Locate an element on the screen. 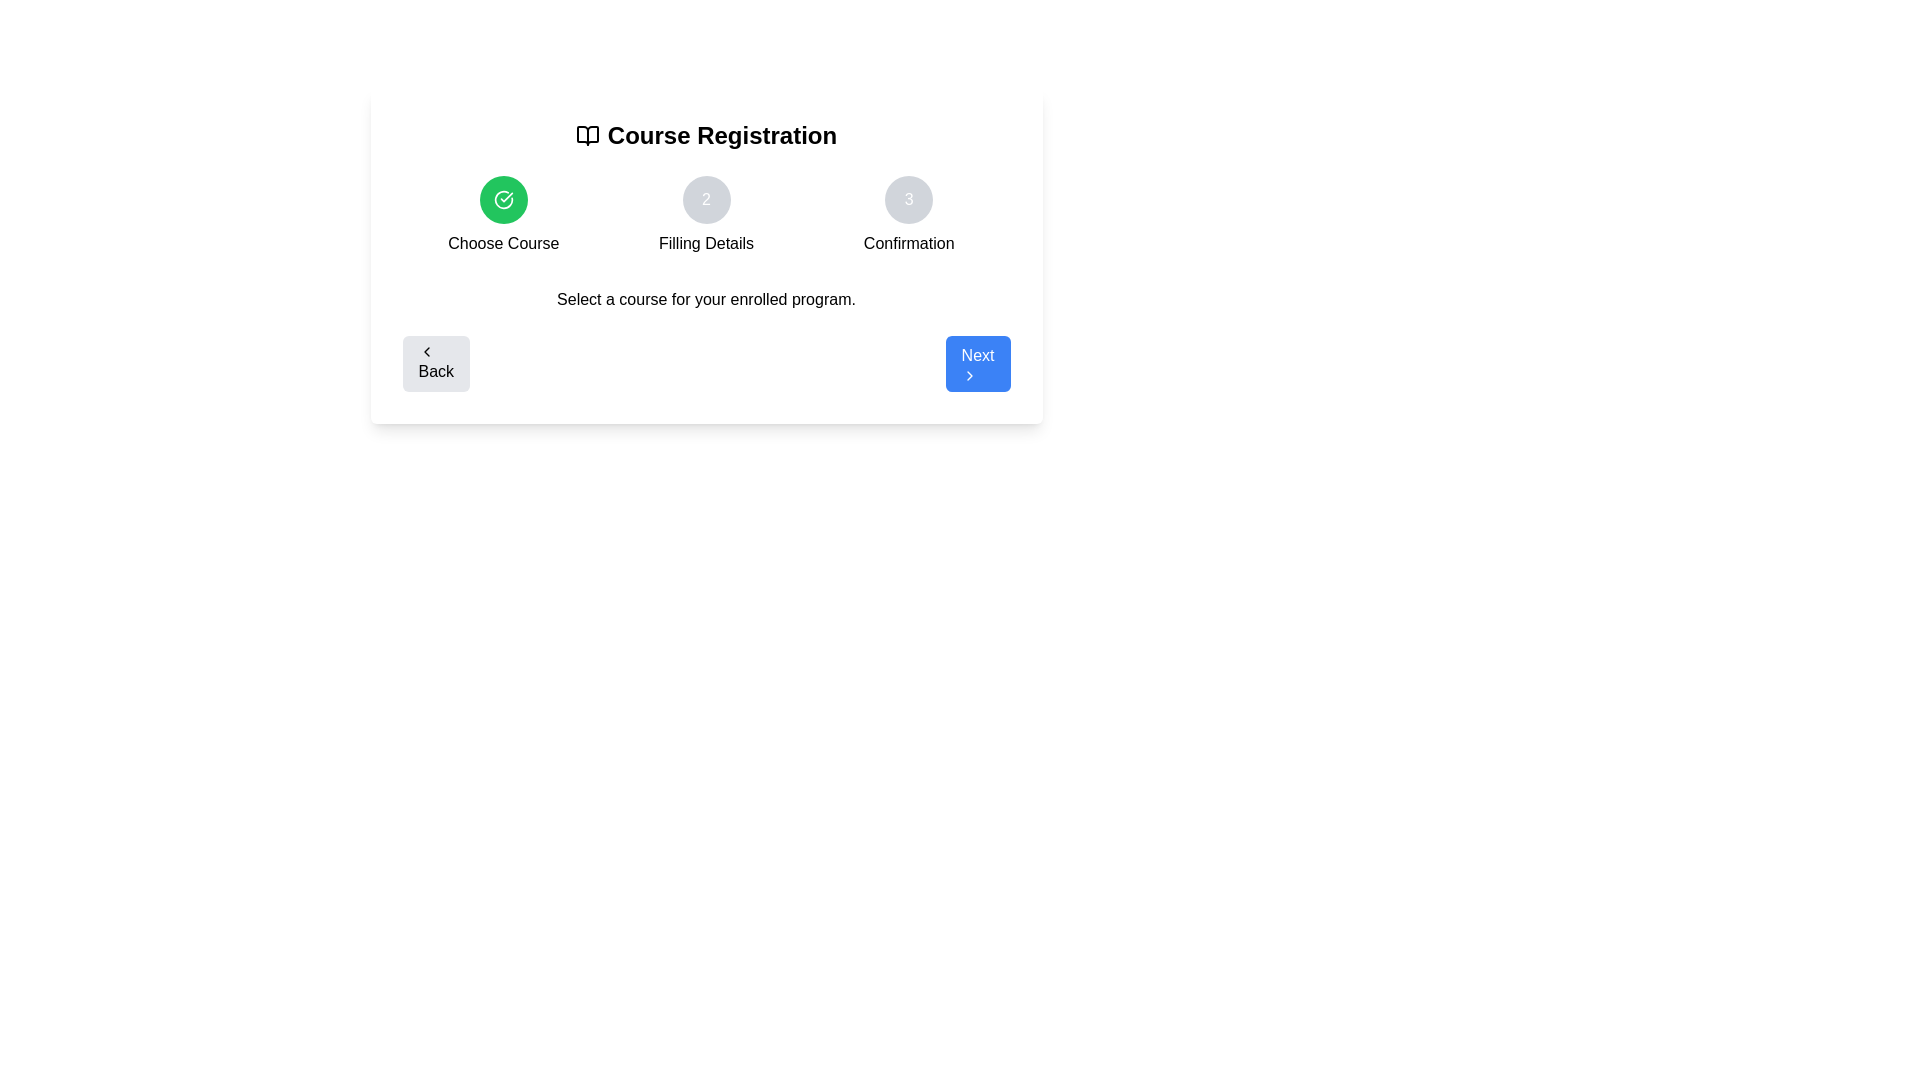 The width and height of the screenshot is (1920, 1080). the static text label that provides guidance for selecting a course in the current step, located centrally below the progress step indicators is located at coordinates (706, 300).